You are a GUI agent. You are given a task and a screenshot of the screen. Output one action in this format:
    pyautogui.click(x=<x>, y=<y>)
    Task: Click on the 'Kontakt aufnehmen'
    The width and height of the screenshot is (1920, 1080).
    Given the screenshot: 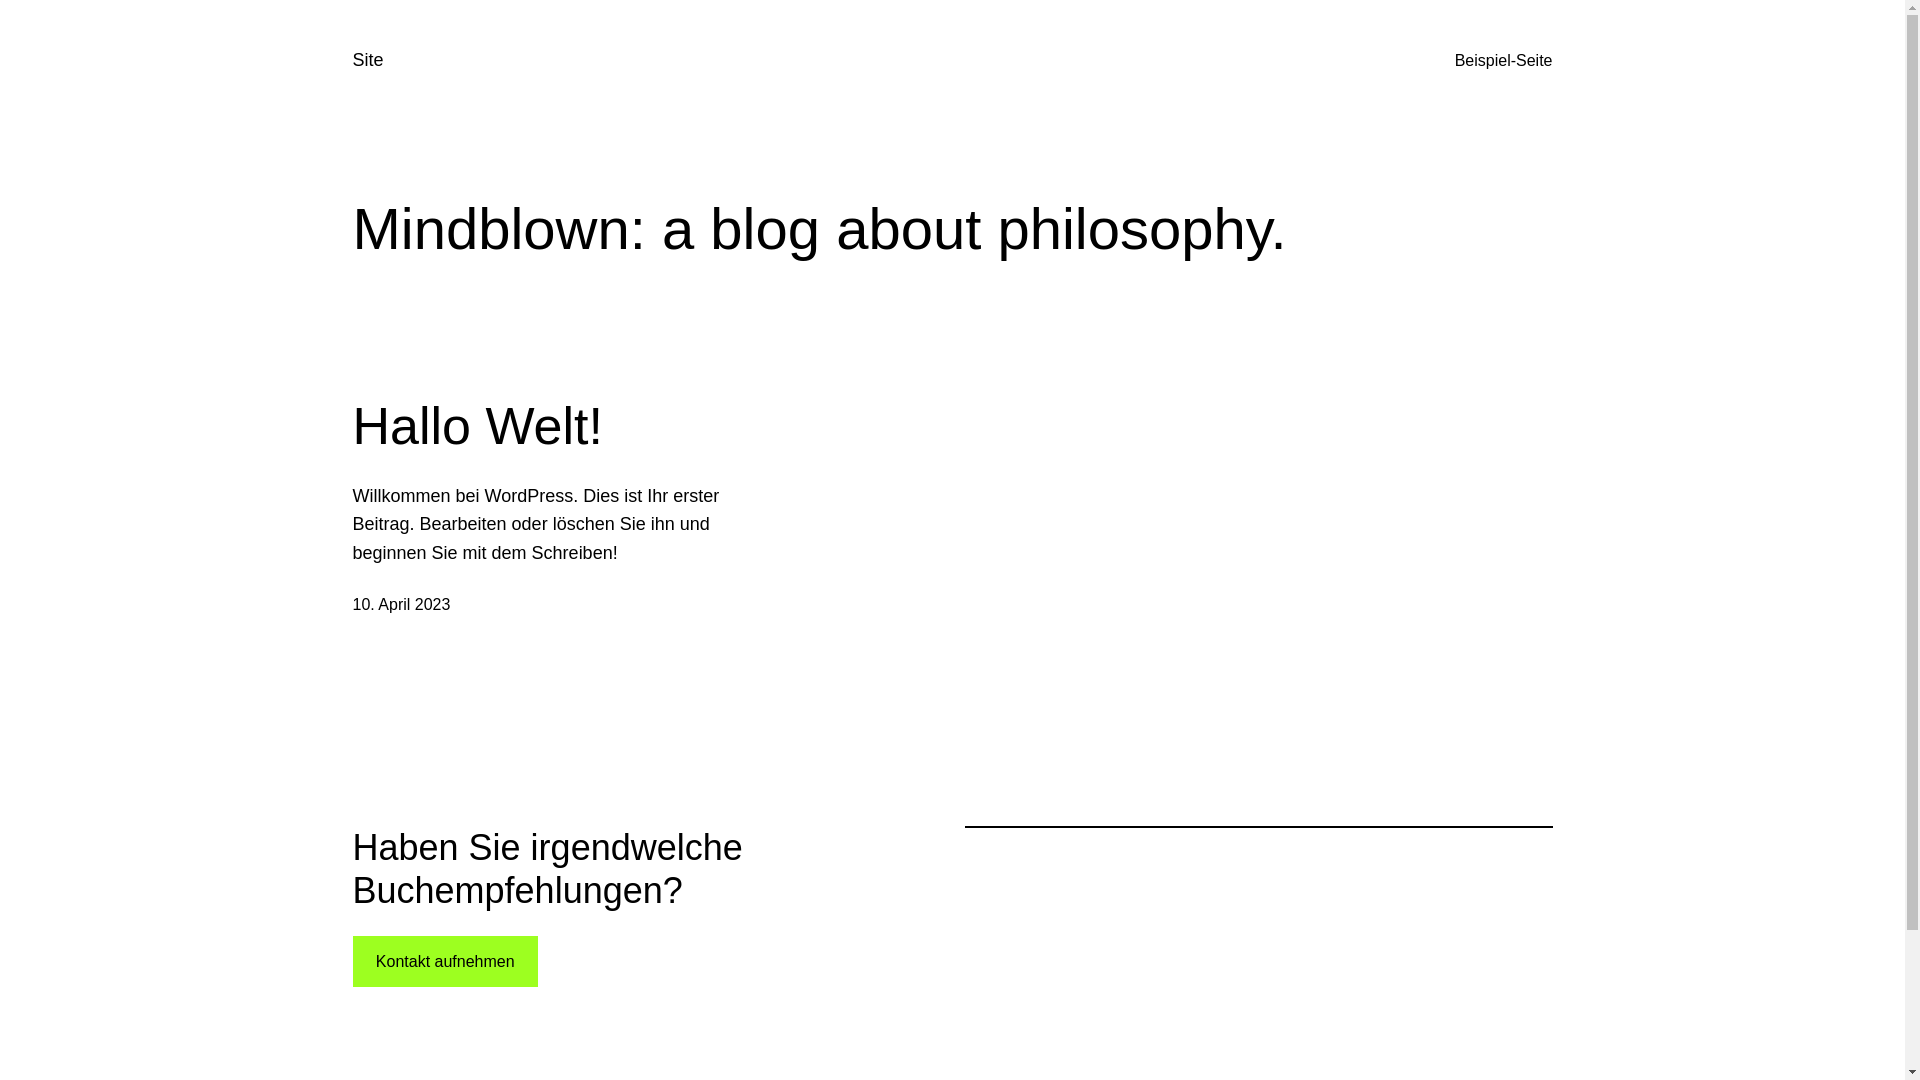 What is the action you would take?
    pyautogui.click(x=443, y=960)
    